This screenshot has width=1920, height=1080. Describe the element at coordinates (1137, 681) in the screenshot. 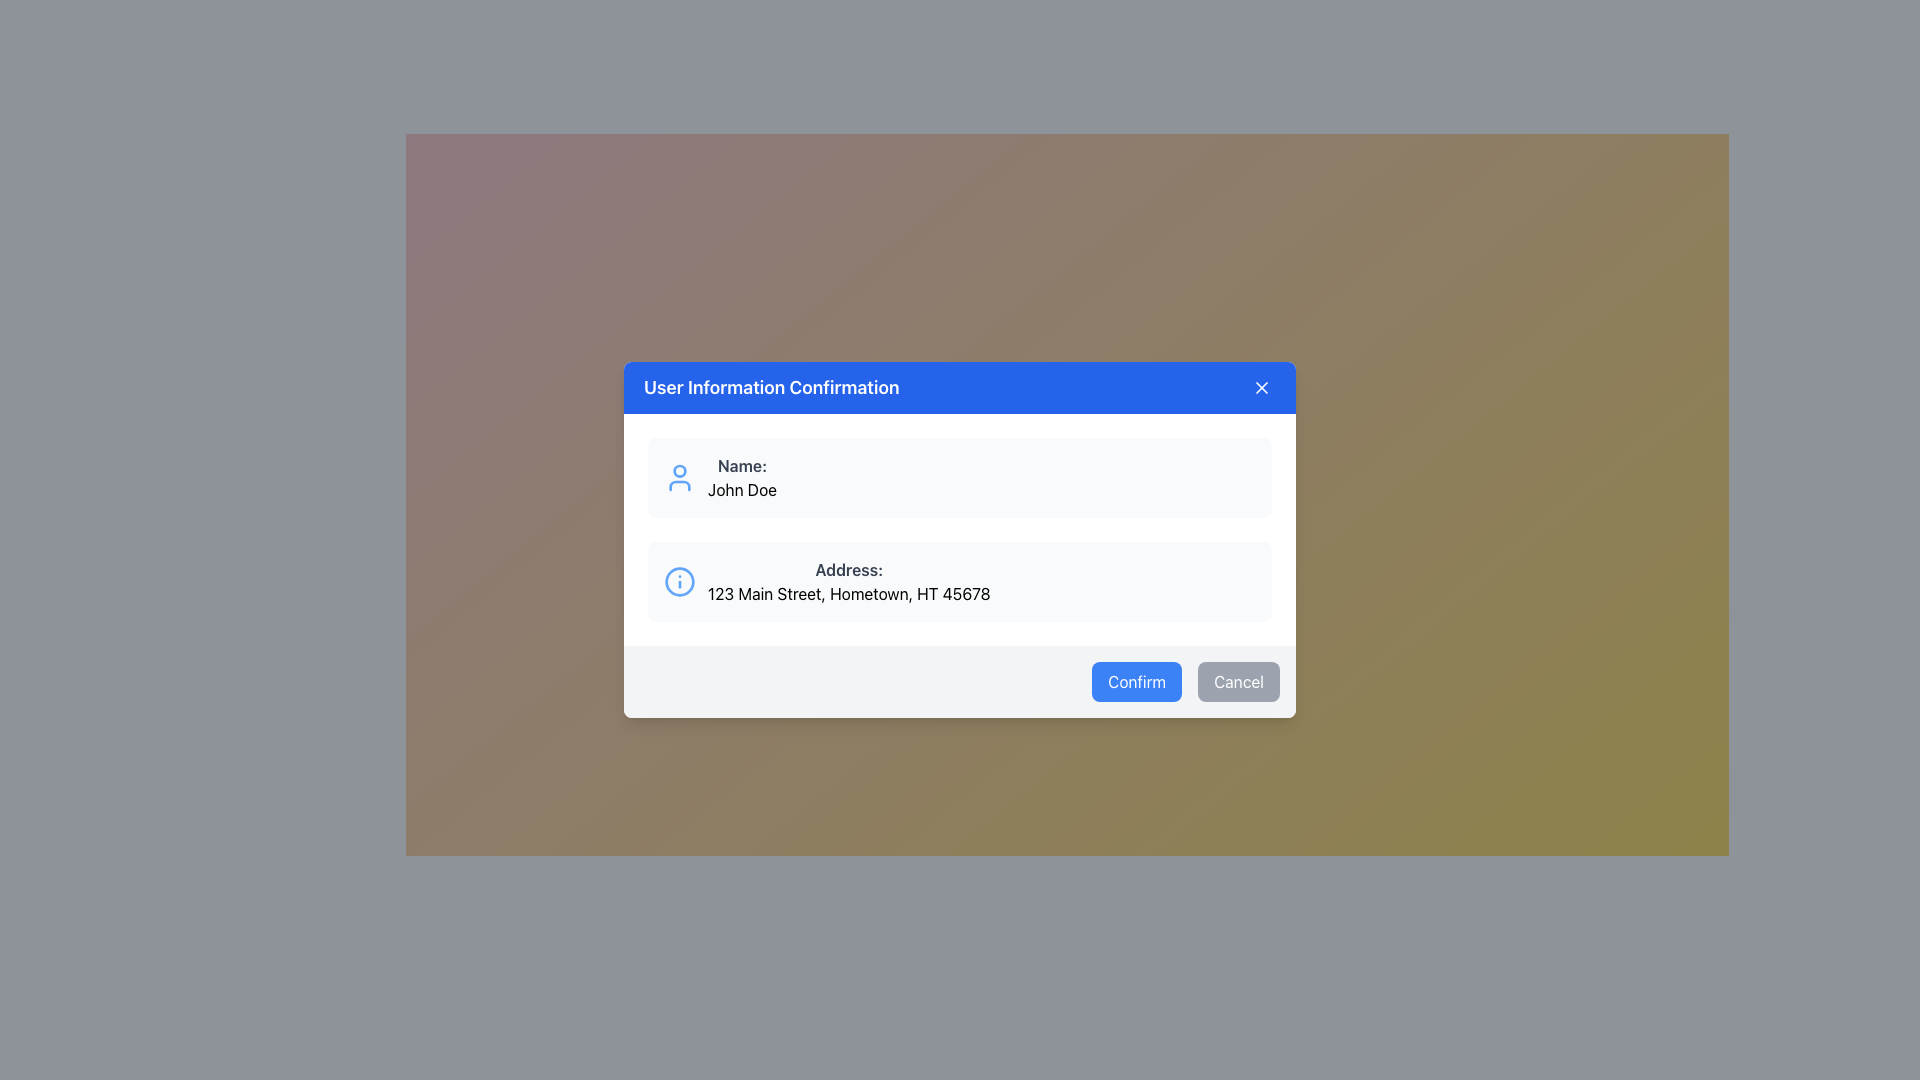

I see `the 'Confirm' button, which is a rectangular button with a blue background and white text, located at the bottom right of the interface` at that location.